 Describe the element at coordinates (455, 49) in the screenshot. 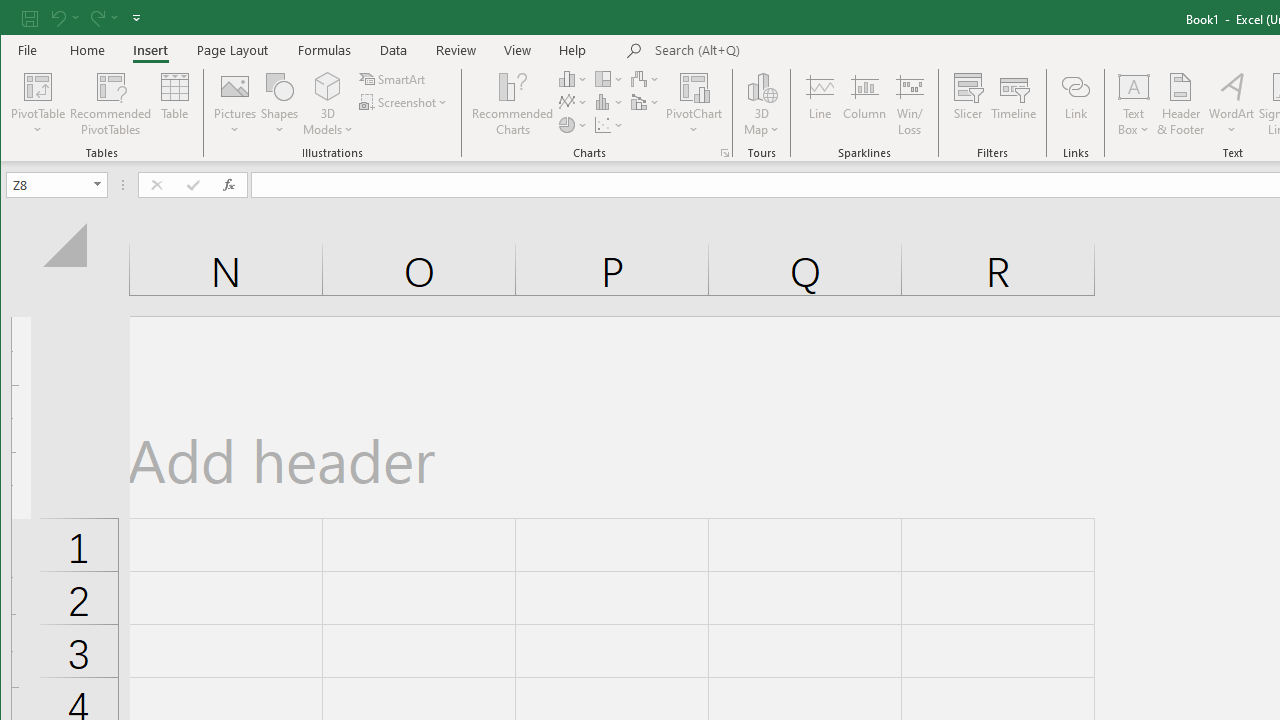

I see `'Review'` at that location.